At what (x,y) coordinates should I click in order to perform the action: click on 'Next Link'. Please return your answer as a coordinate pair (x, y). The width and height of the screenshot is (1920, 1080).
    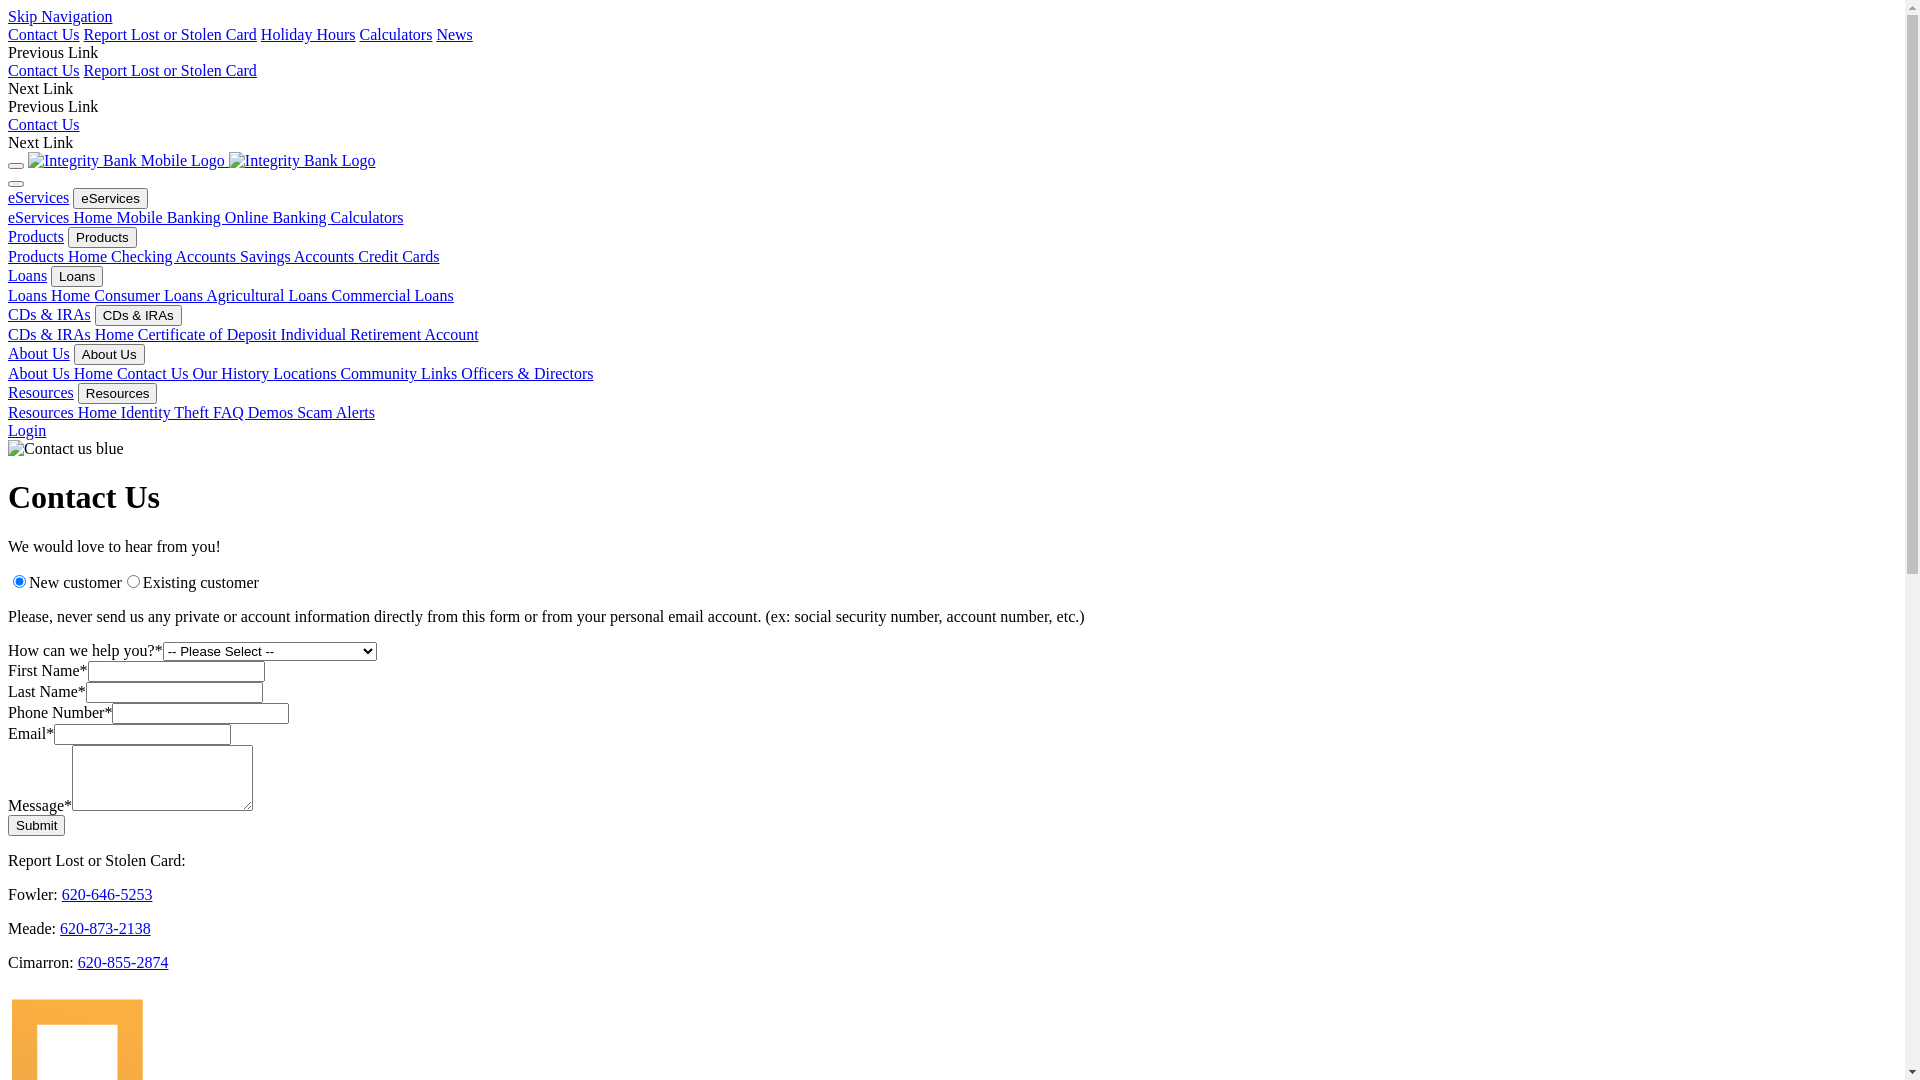
    Looking at the image, I should click on (40, 141).